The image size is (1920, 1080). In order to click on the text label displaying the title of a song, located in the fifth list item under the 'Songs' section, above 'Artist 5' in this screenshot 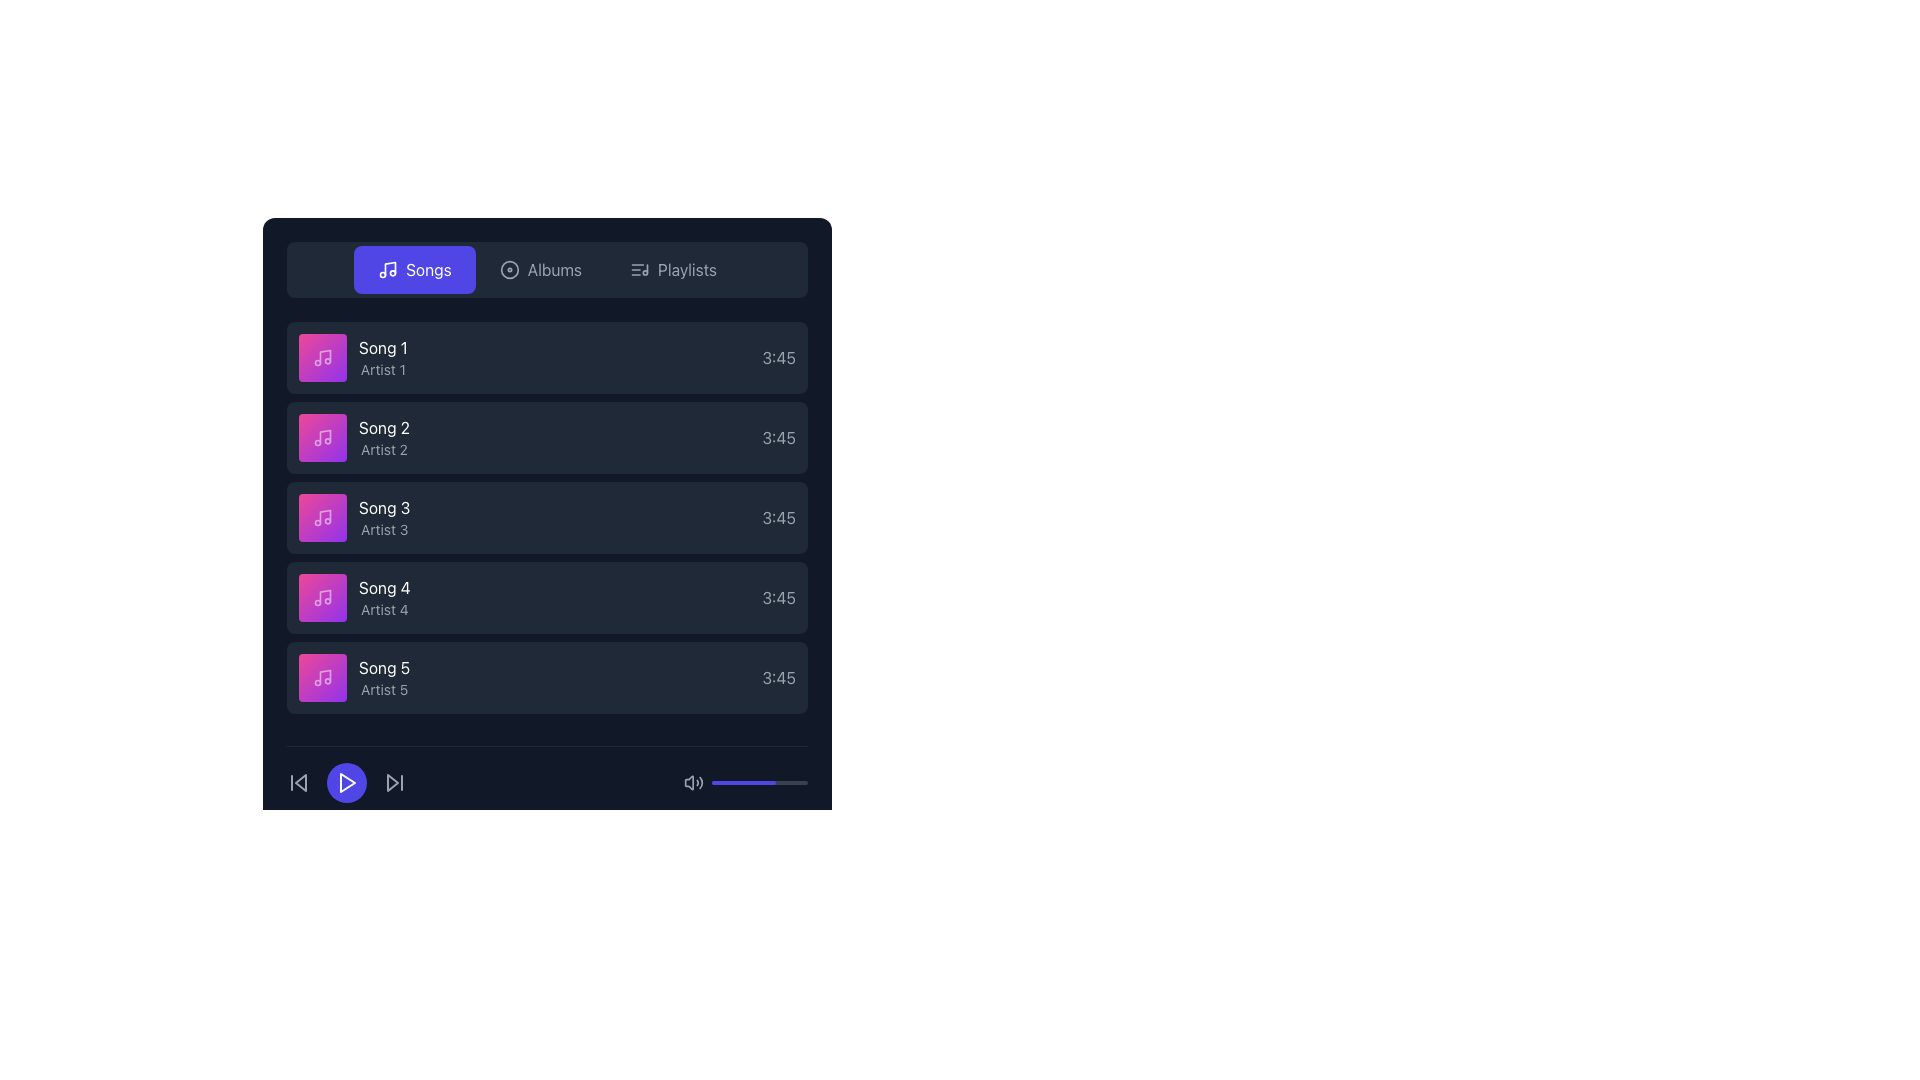, I will do `click(384, 667)`.